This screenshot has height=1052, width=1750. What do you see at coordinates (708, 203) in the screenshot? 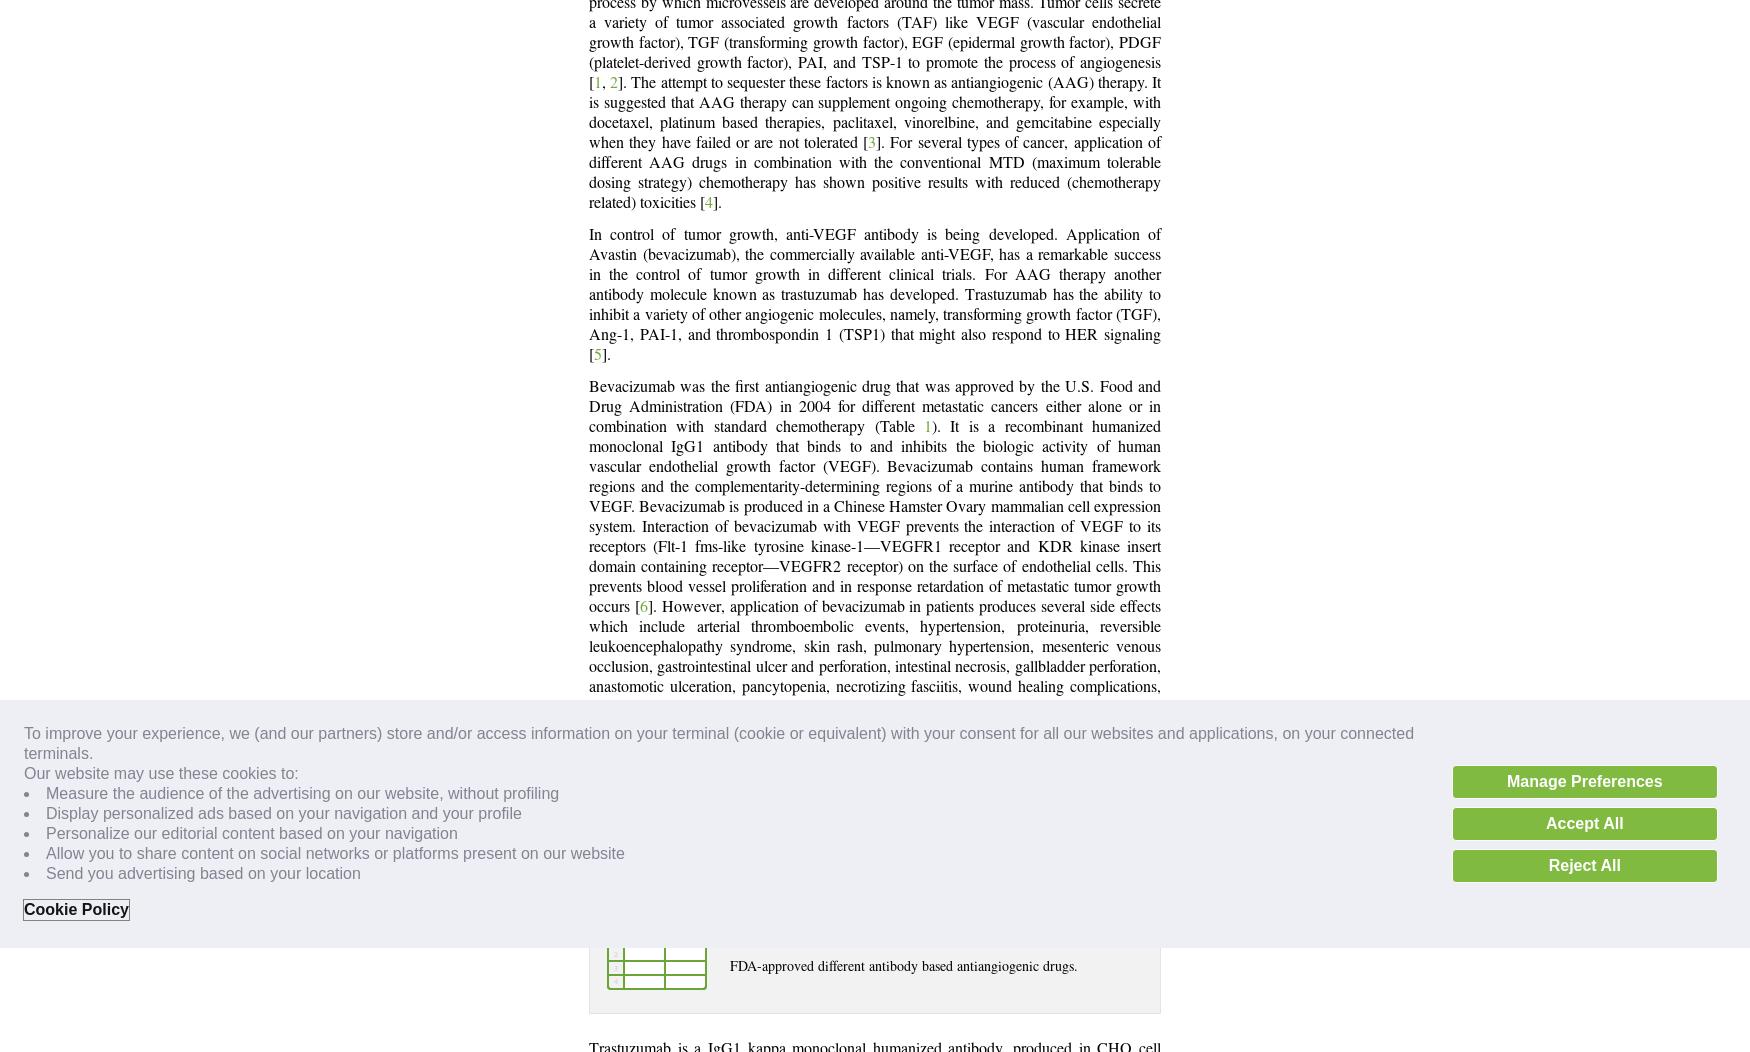
I see `'4'` at bounding box center [708, 203].